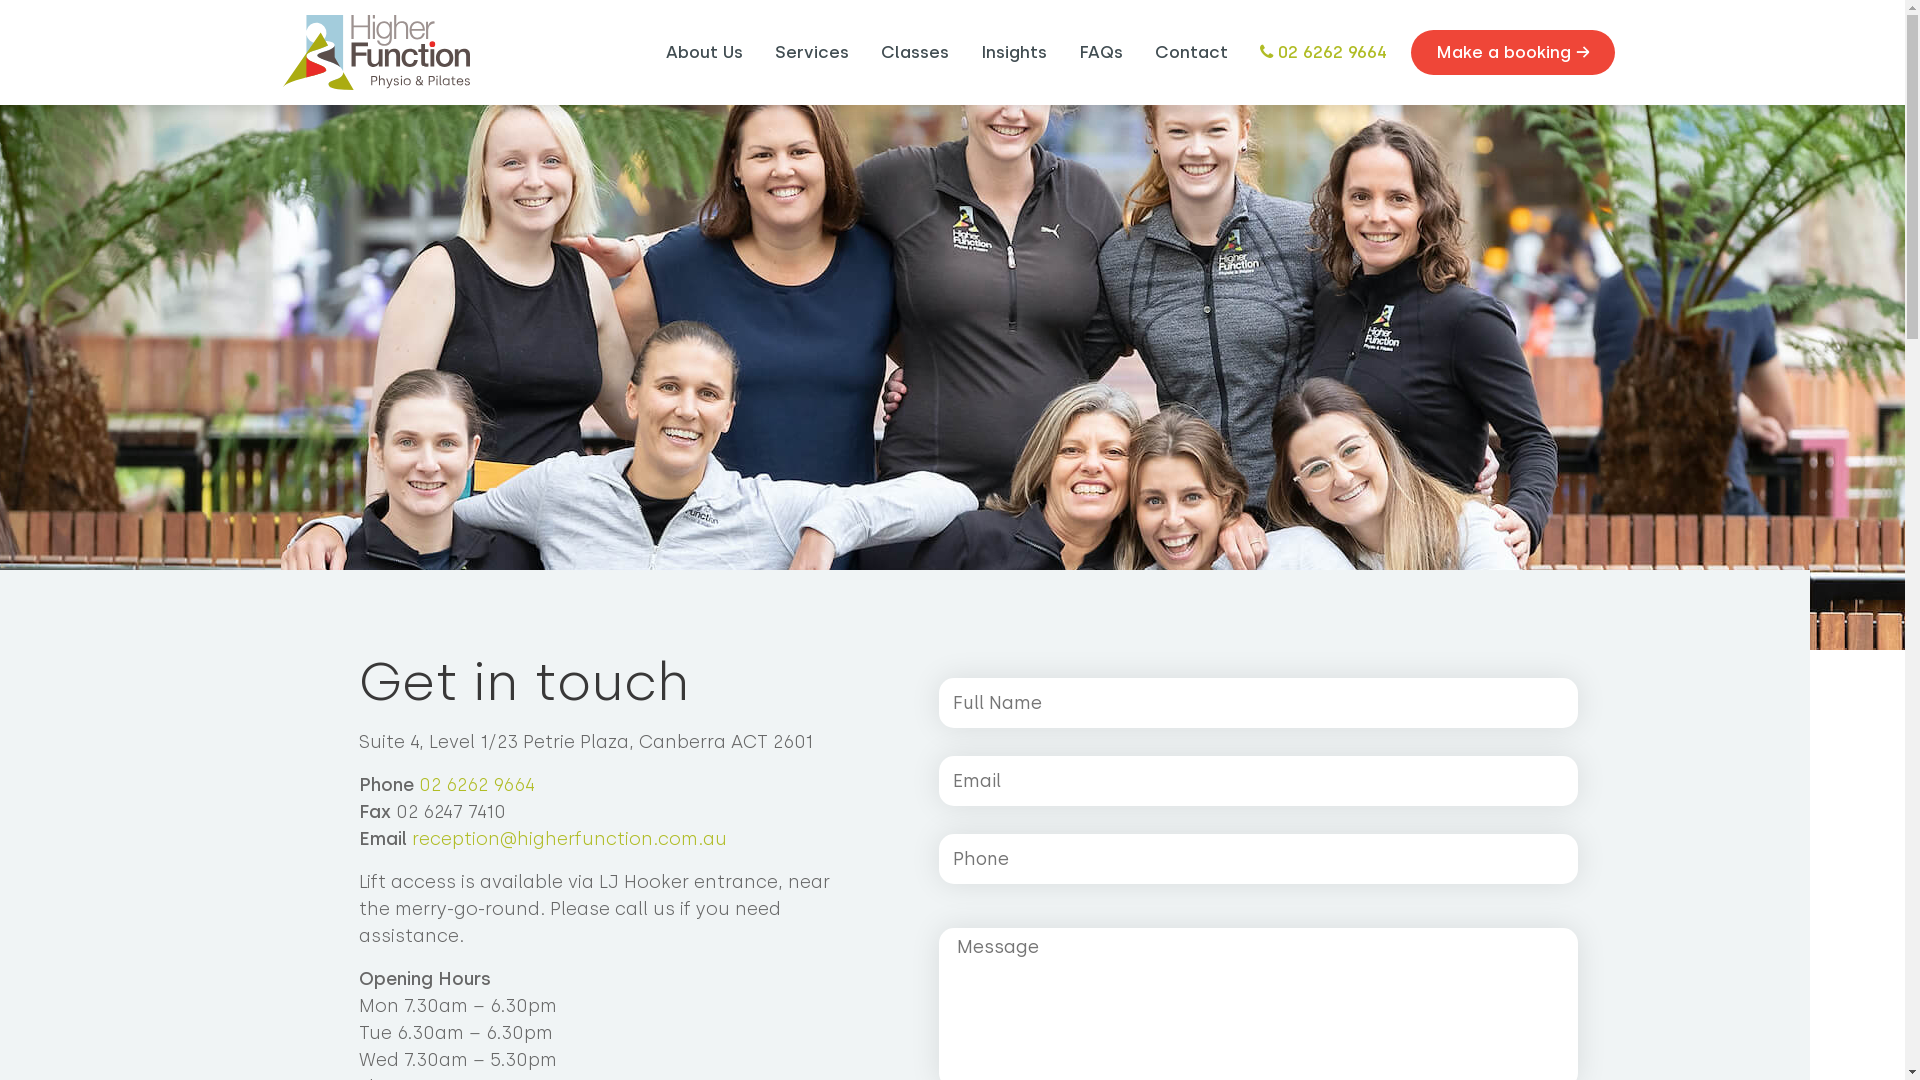  What do you see at coordinates (1098, 52) in the screenshot?
I see `'FAQs'` at bounding box center [1098, 52].